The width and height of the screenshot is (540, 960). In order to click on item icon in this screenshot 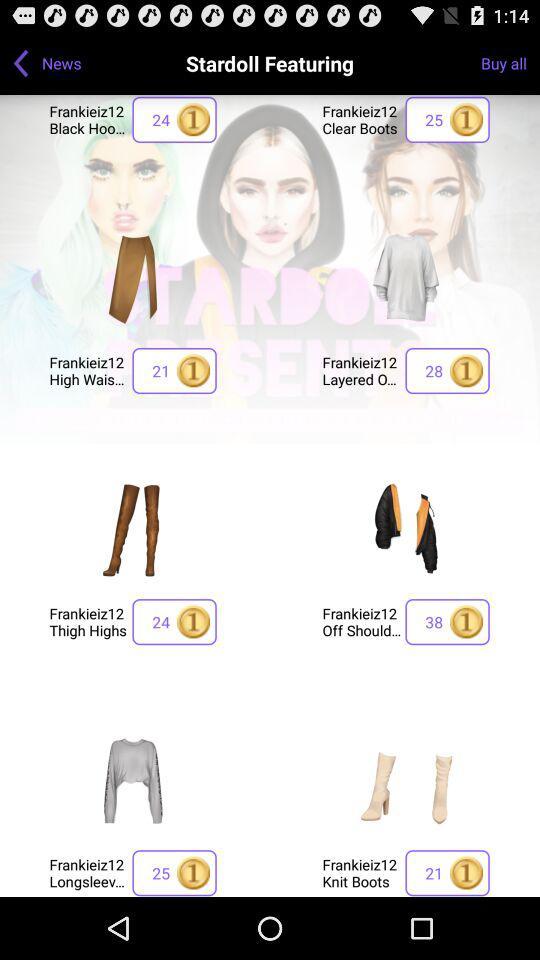, I will do `click(405, 276)`.